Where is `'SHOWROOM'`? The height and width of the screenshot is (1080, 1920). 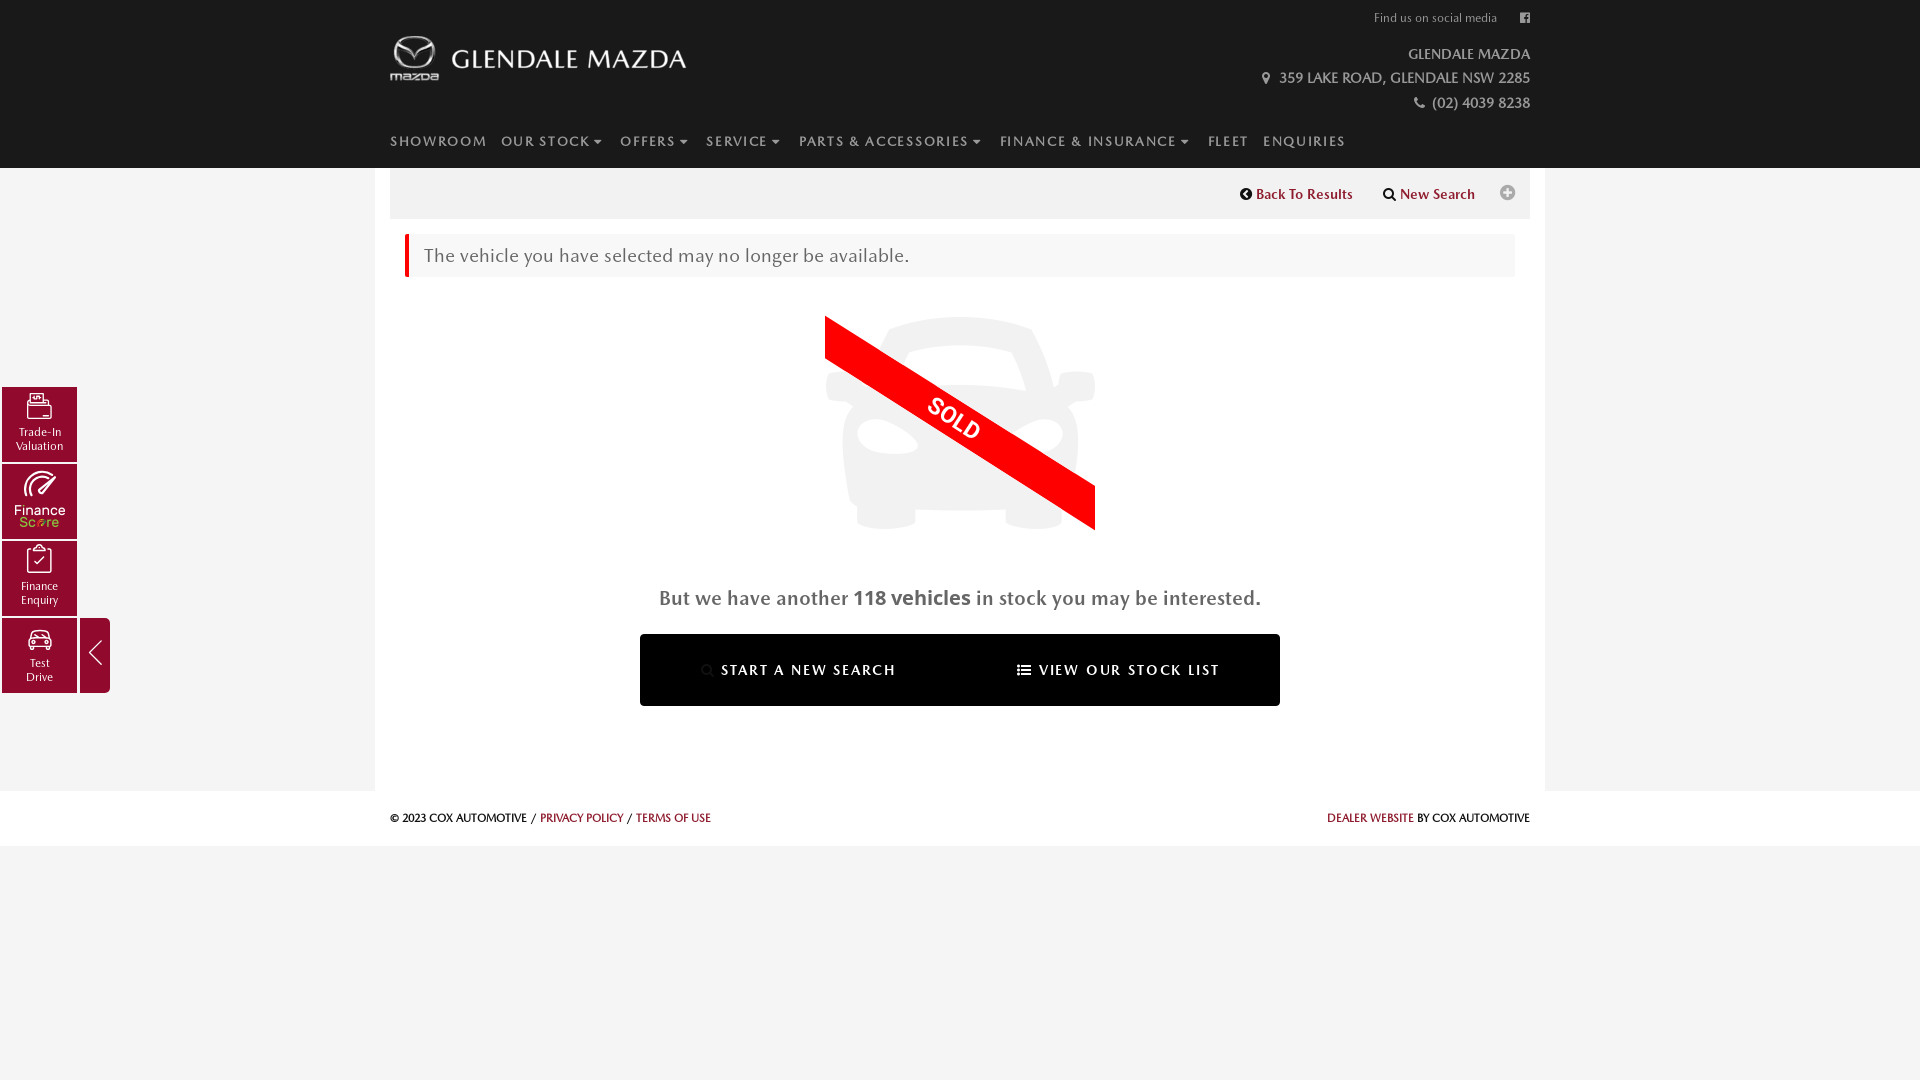
'SHOWROOM' is located at coordinates (444, 141).